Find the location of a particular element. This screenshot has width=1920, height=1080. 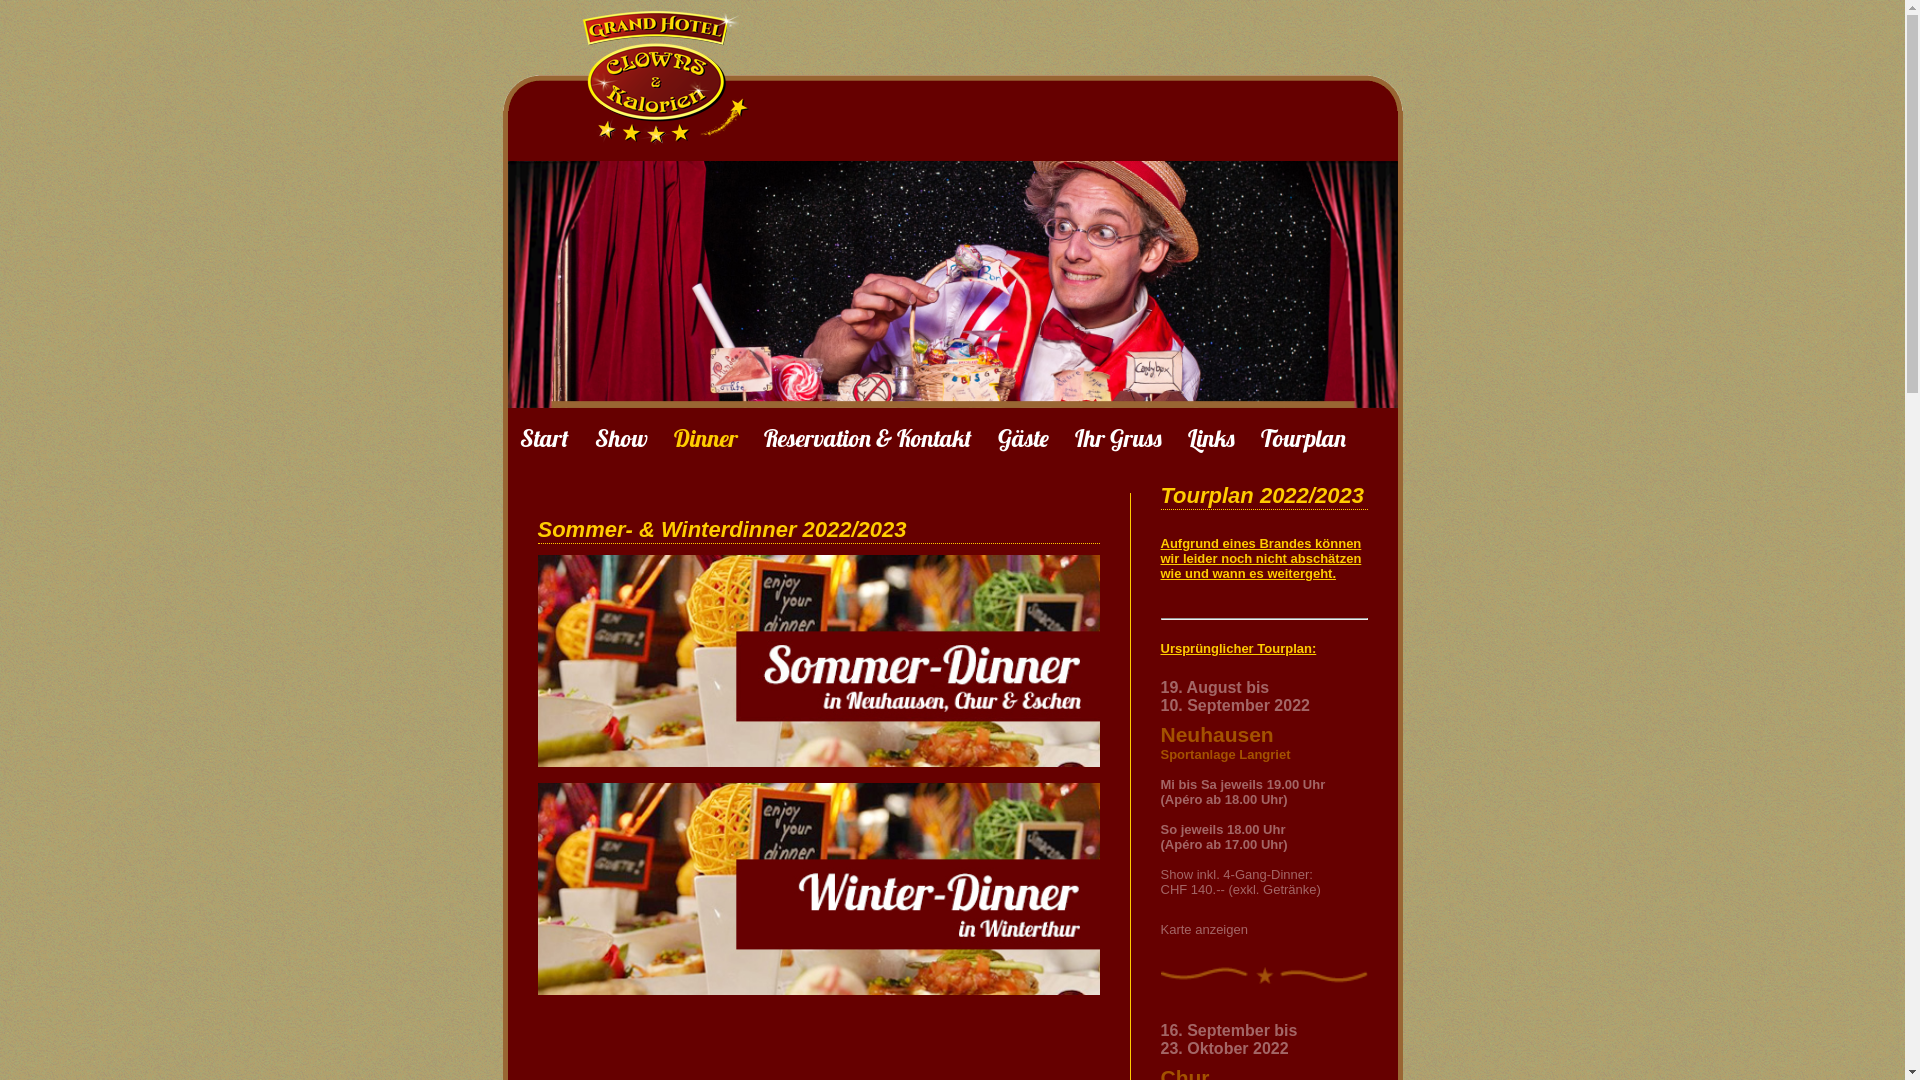

'Dinner' is located at coordinates (673, 437).